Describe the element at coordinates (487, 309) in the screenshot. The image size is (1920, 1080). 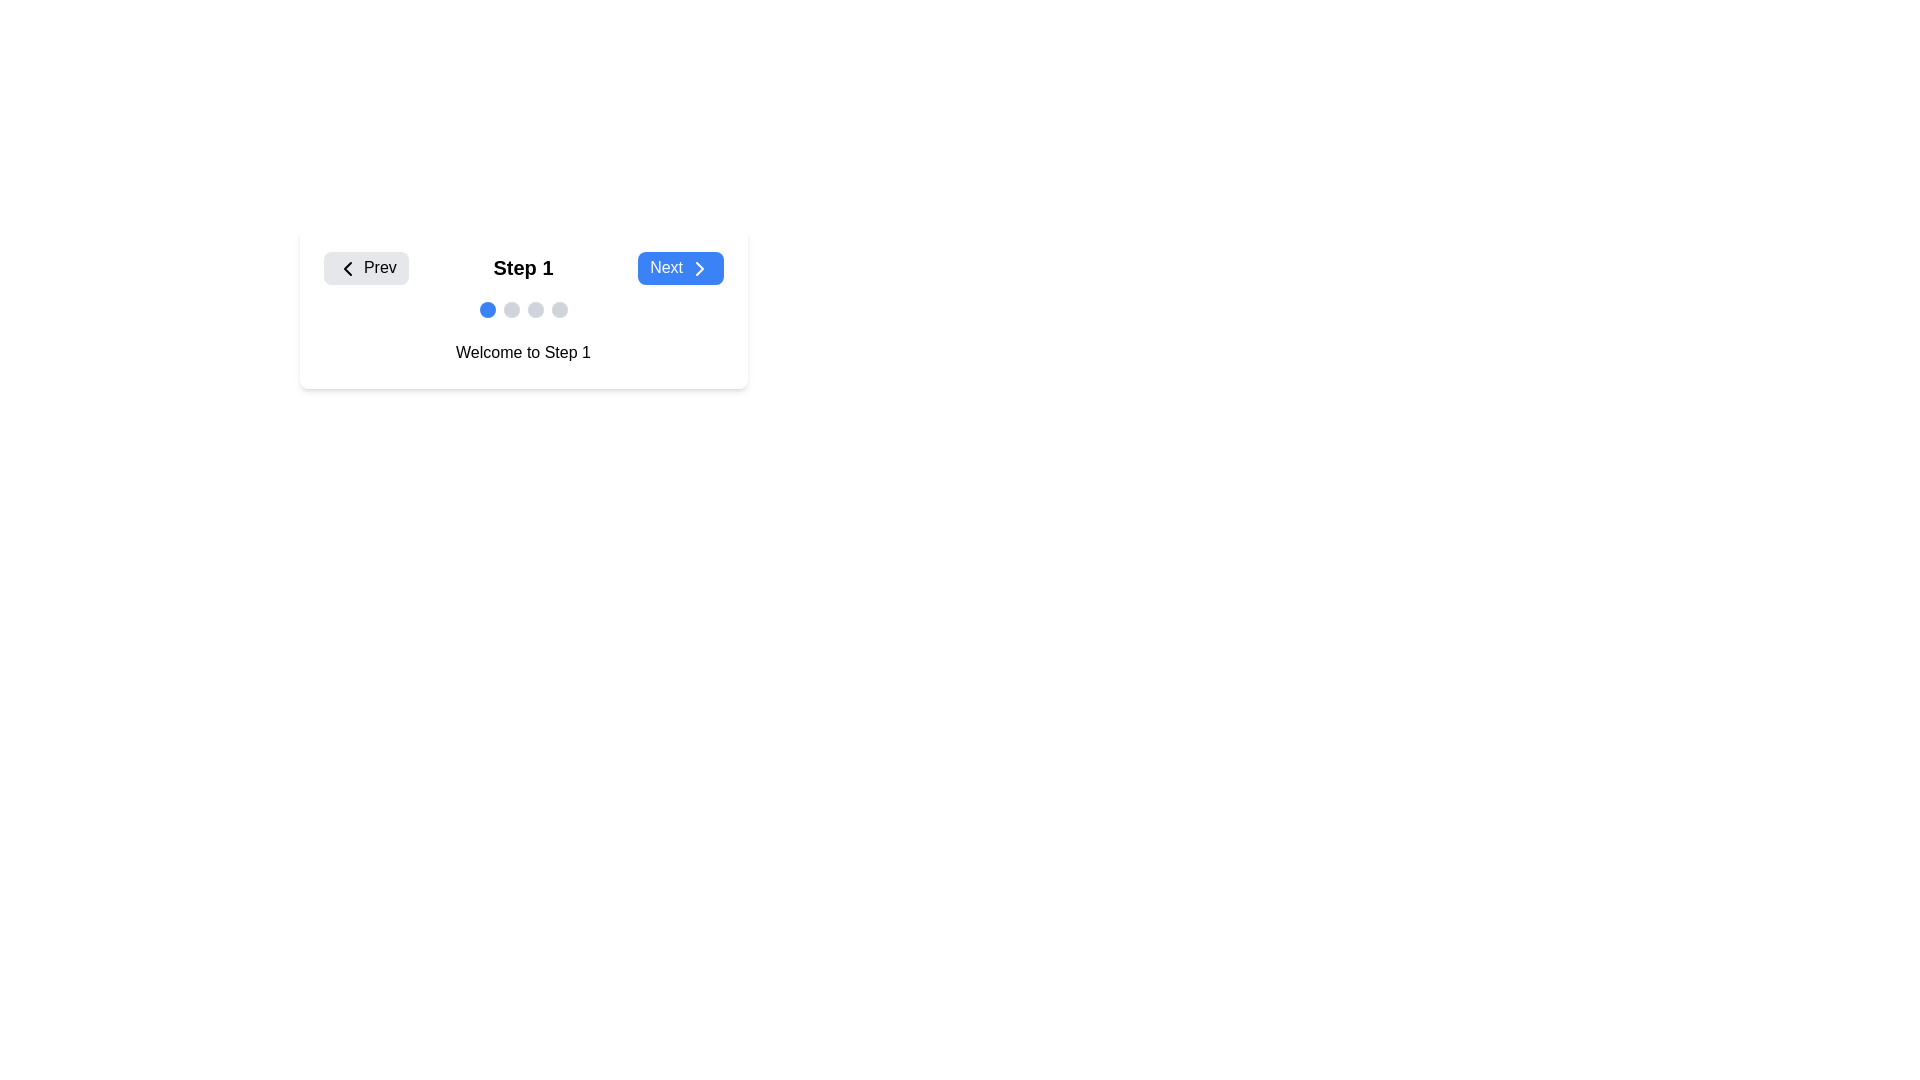
I see `the first circular progress indicator located below 'Step 1' and above 'Welcome to Step 1'` at that location.